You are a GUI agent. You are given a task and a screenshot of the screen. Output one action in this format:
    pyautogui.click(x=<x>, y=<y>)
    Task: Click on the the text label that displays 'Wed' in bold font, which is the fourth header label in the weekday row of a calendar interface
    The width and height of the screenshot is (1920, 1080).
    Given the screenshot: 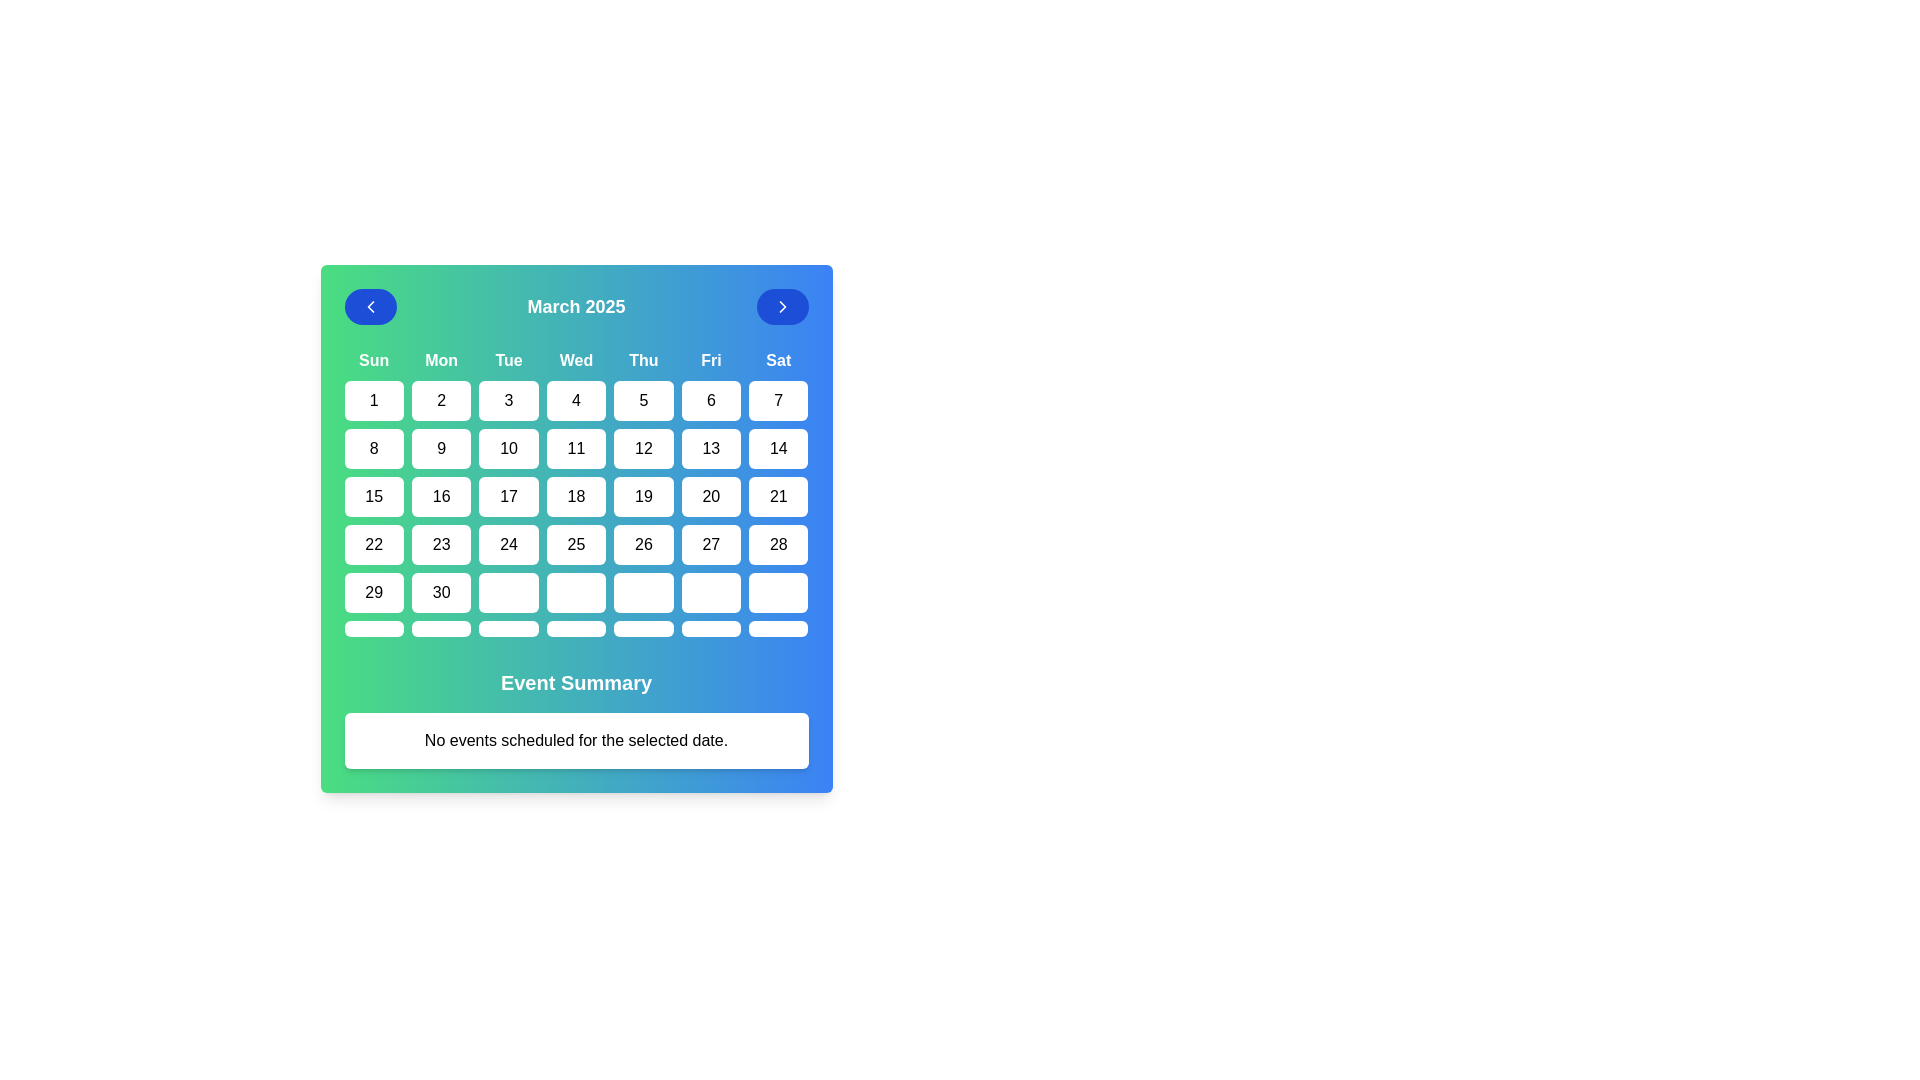 What is the action you would take?
    pyautogui.click(x=575, y=361)
    